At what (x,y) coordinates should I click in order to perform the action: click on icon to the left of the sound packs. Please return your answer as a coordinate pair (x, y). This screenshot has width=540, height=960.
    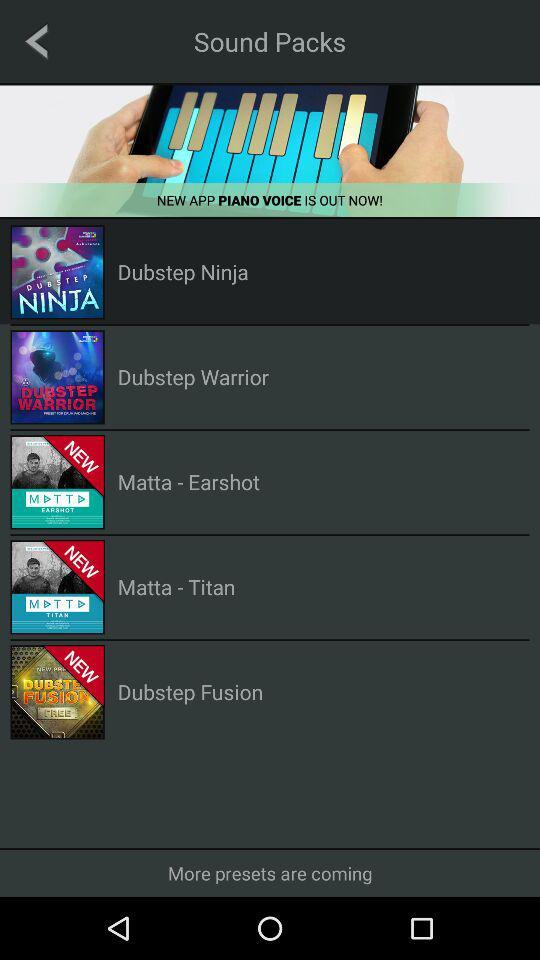
    Looking at the image, I should click on (36, 40).